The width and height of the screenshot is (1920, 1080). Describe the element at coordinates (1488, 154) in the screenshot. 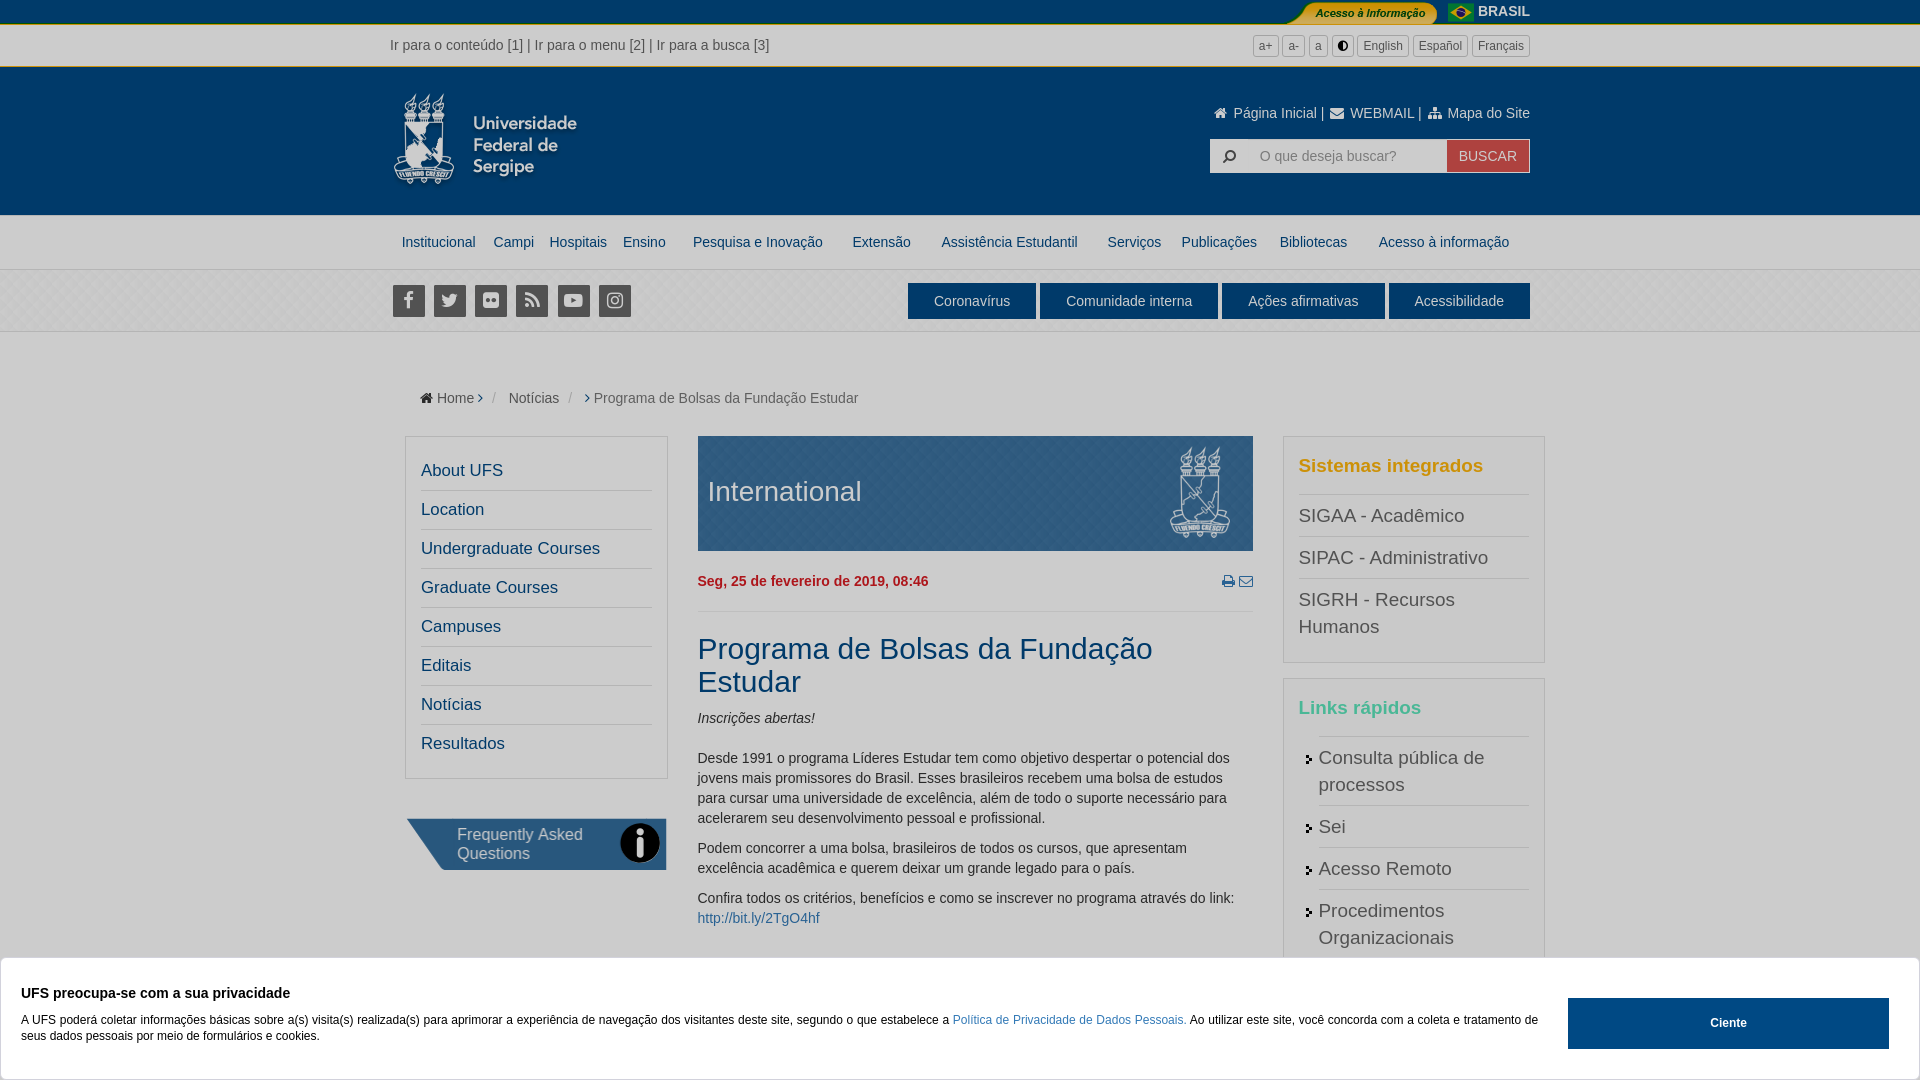

I see `'BUSCAR'` at that location.